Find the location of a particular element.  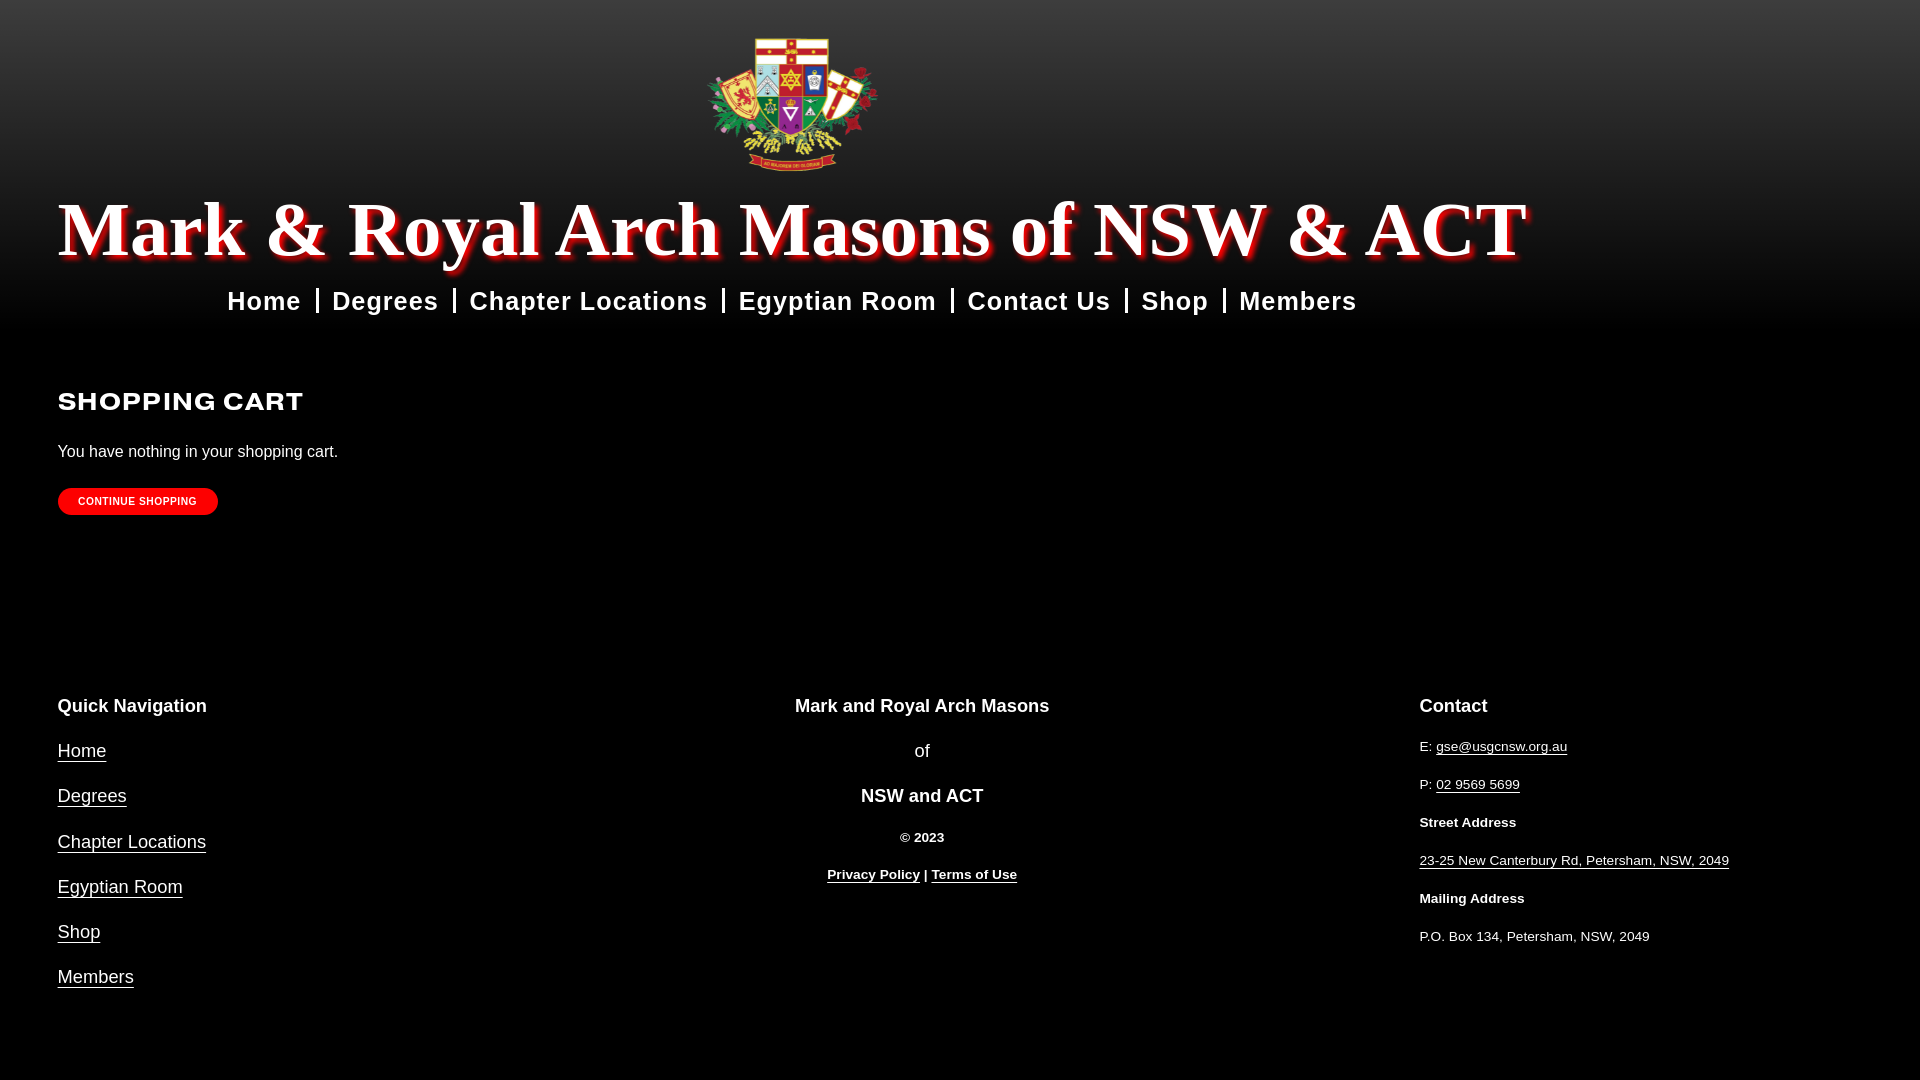

'Degrees' is located at coordinates (91, 794).